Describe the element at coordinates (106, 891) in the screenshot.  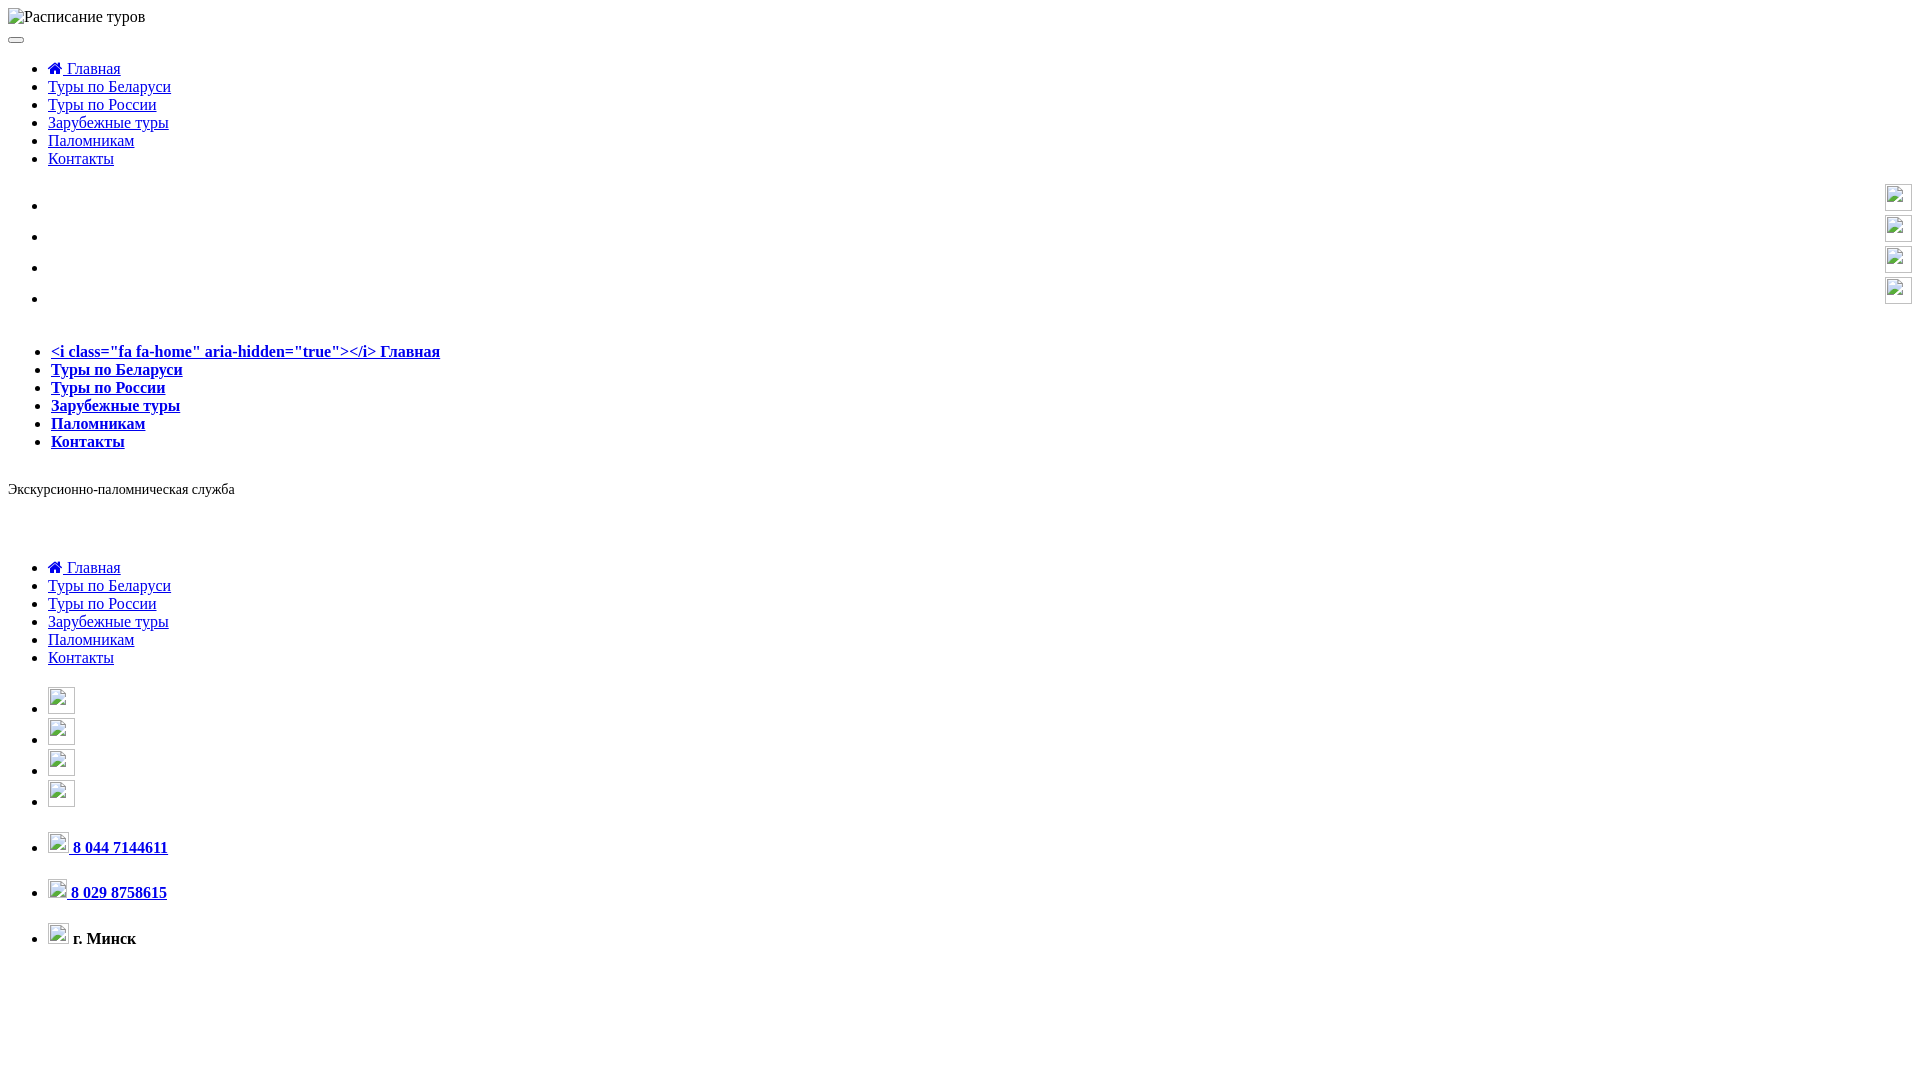
I see `' 8 029 8758615'` at that location.